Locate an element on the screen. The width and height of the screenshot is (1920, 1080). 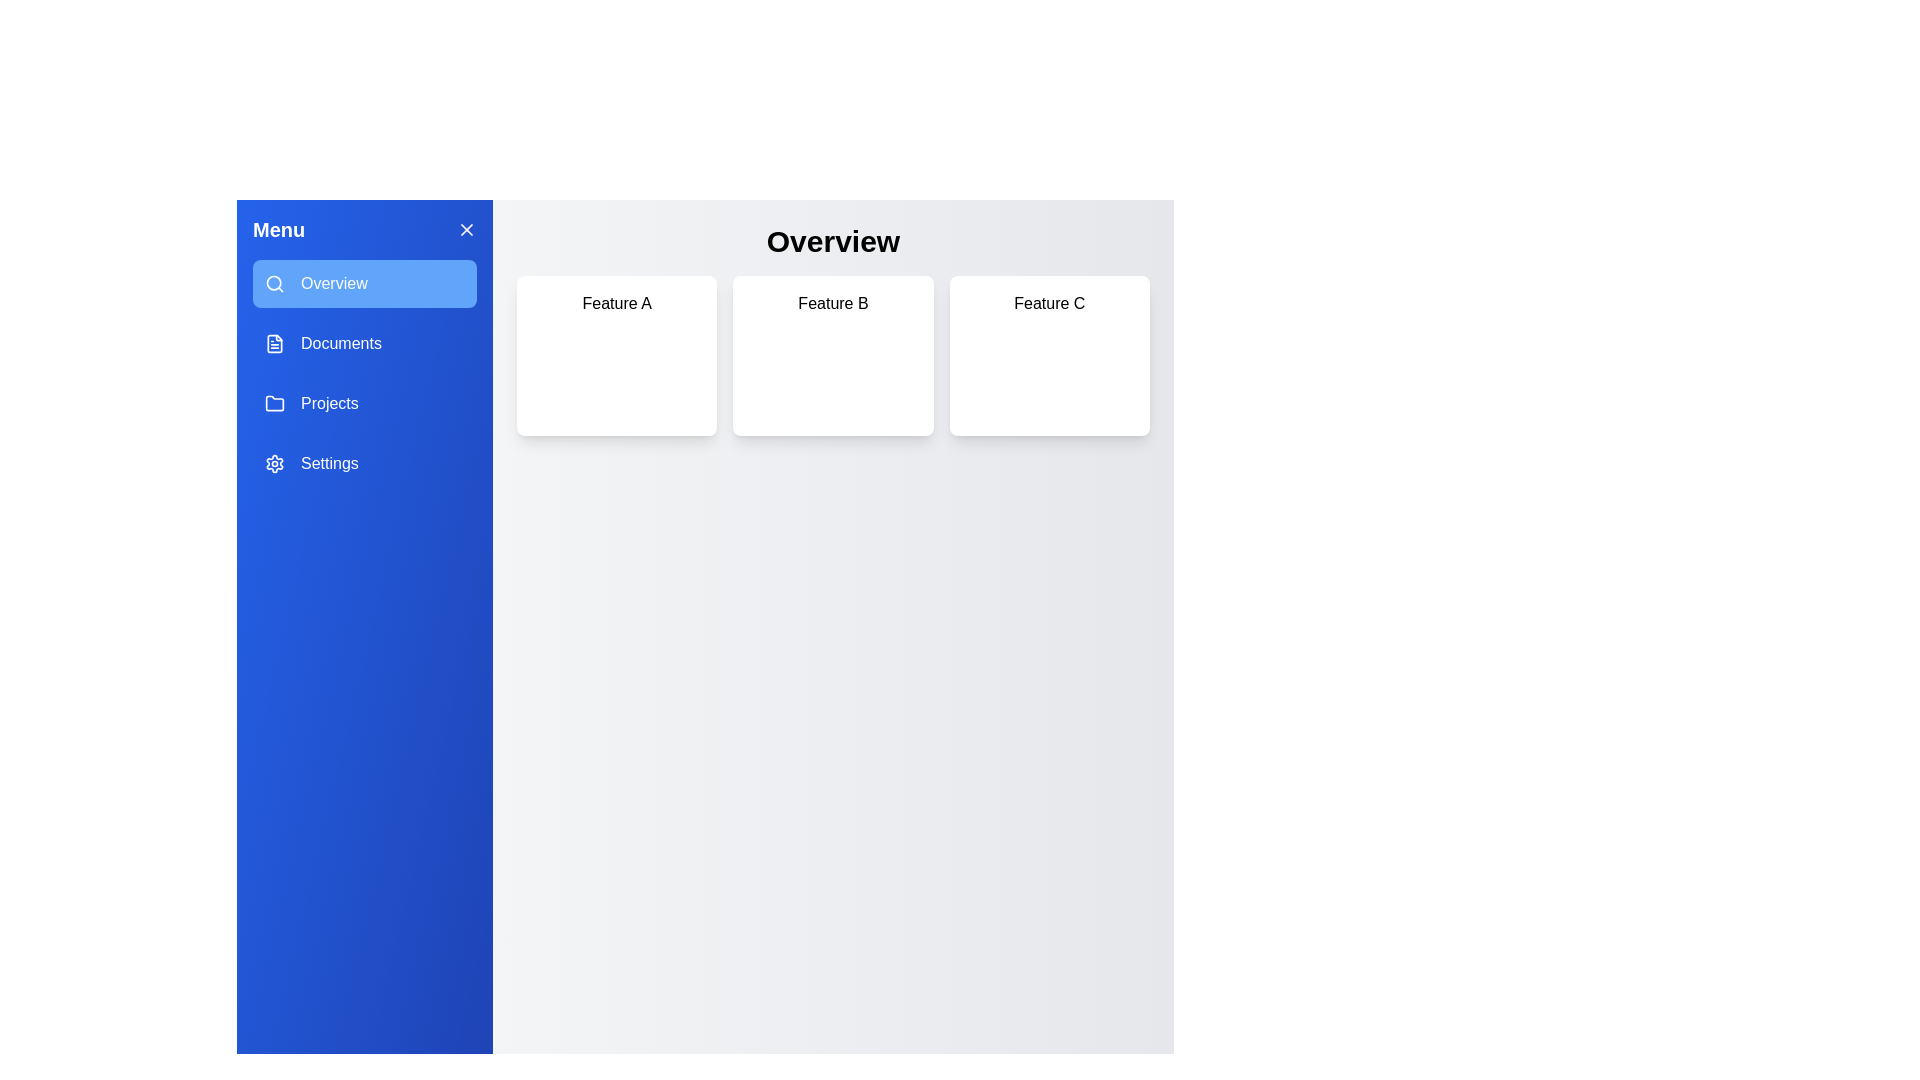
the Overview tab by clicking on its corresponding button in the drawer menu is located at coordinates (364, 284).